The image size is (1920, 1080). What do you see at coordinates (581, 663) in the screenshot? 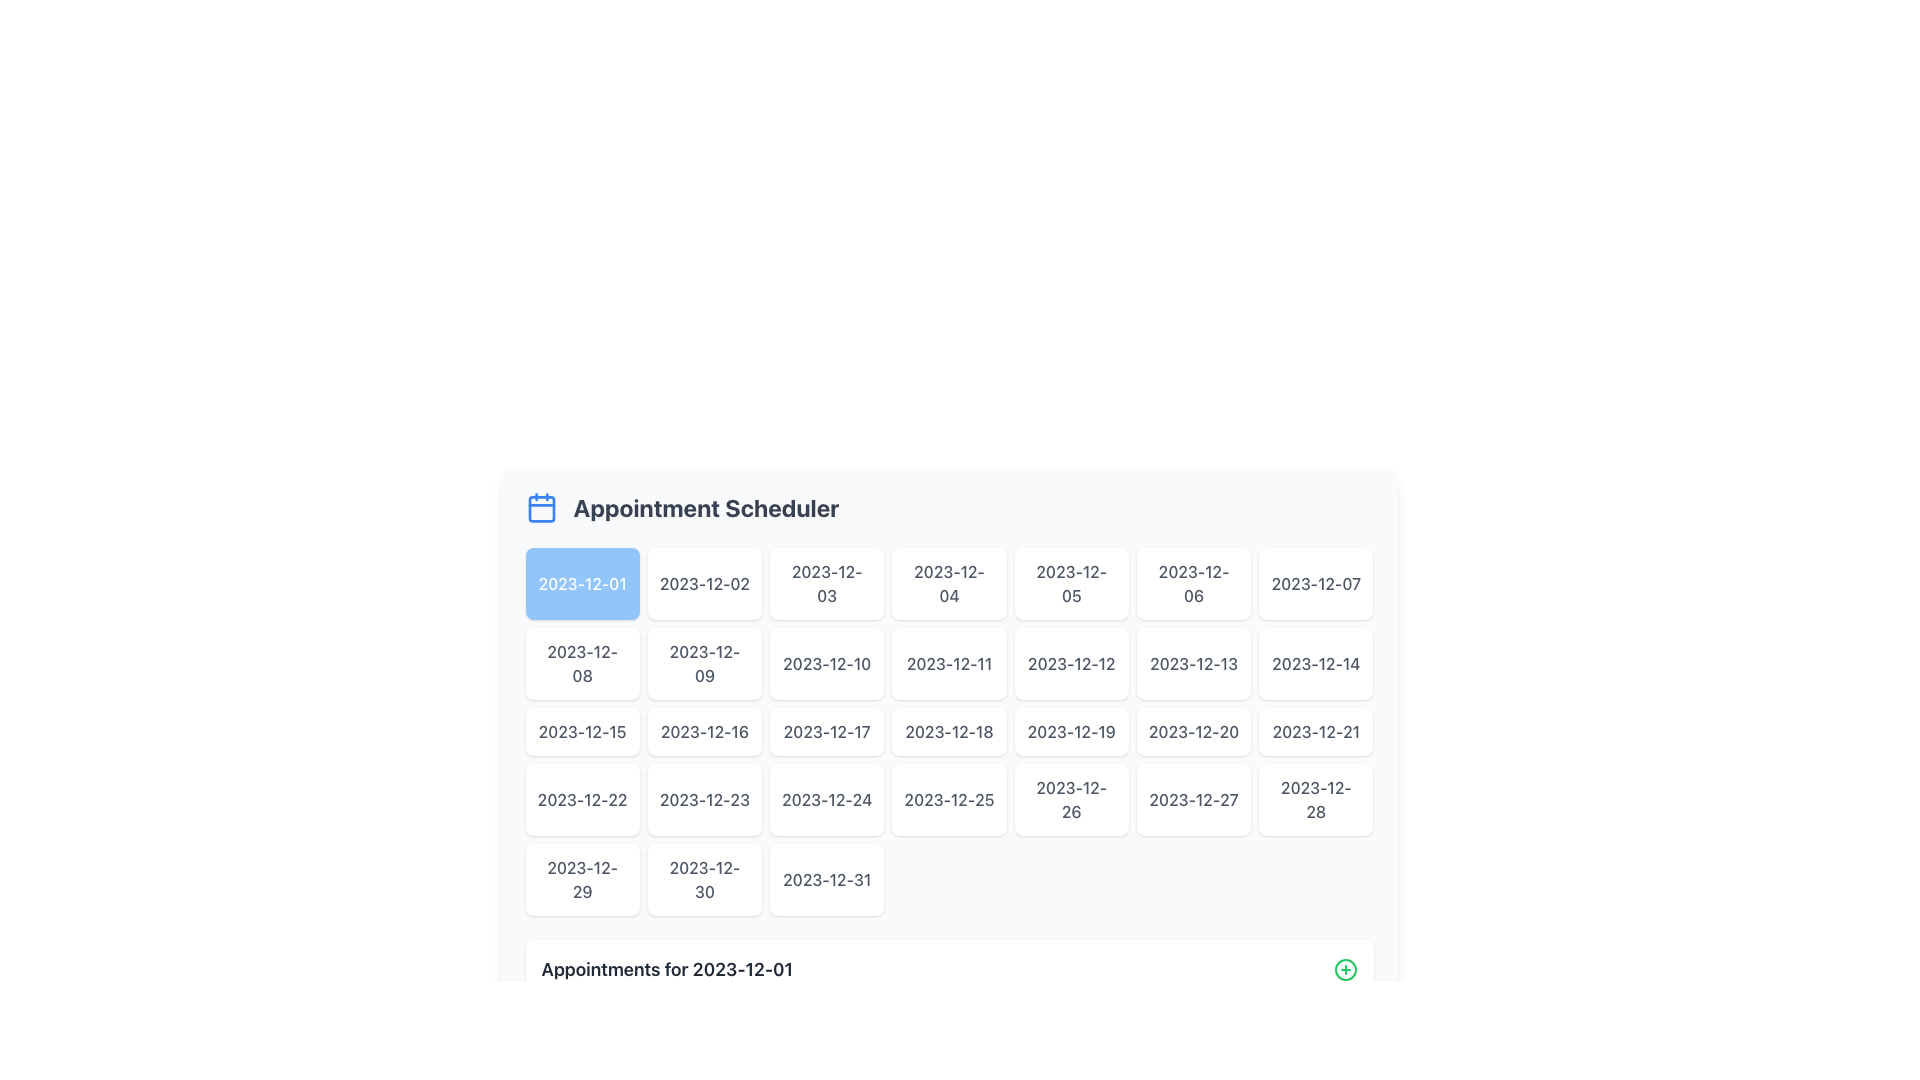
I see `the button representing the date 2023-12-08 in the calendar interface` at bounding box center [581, 663].